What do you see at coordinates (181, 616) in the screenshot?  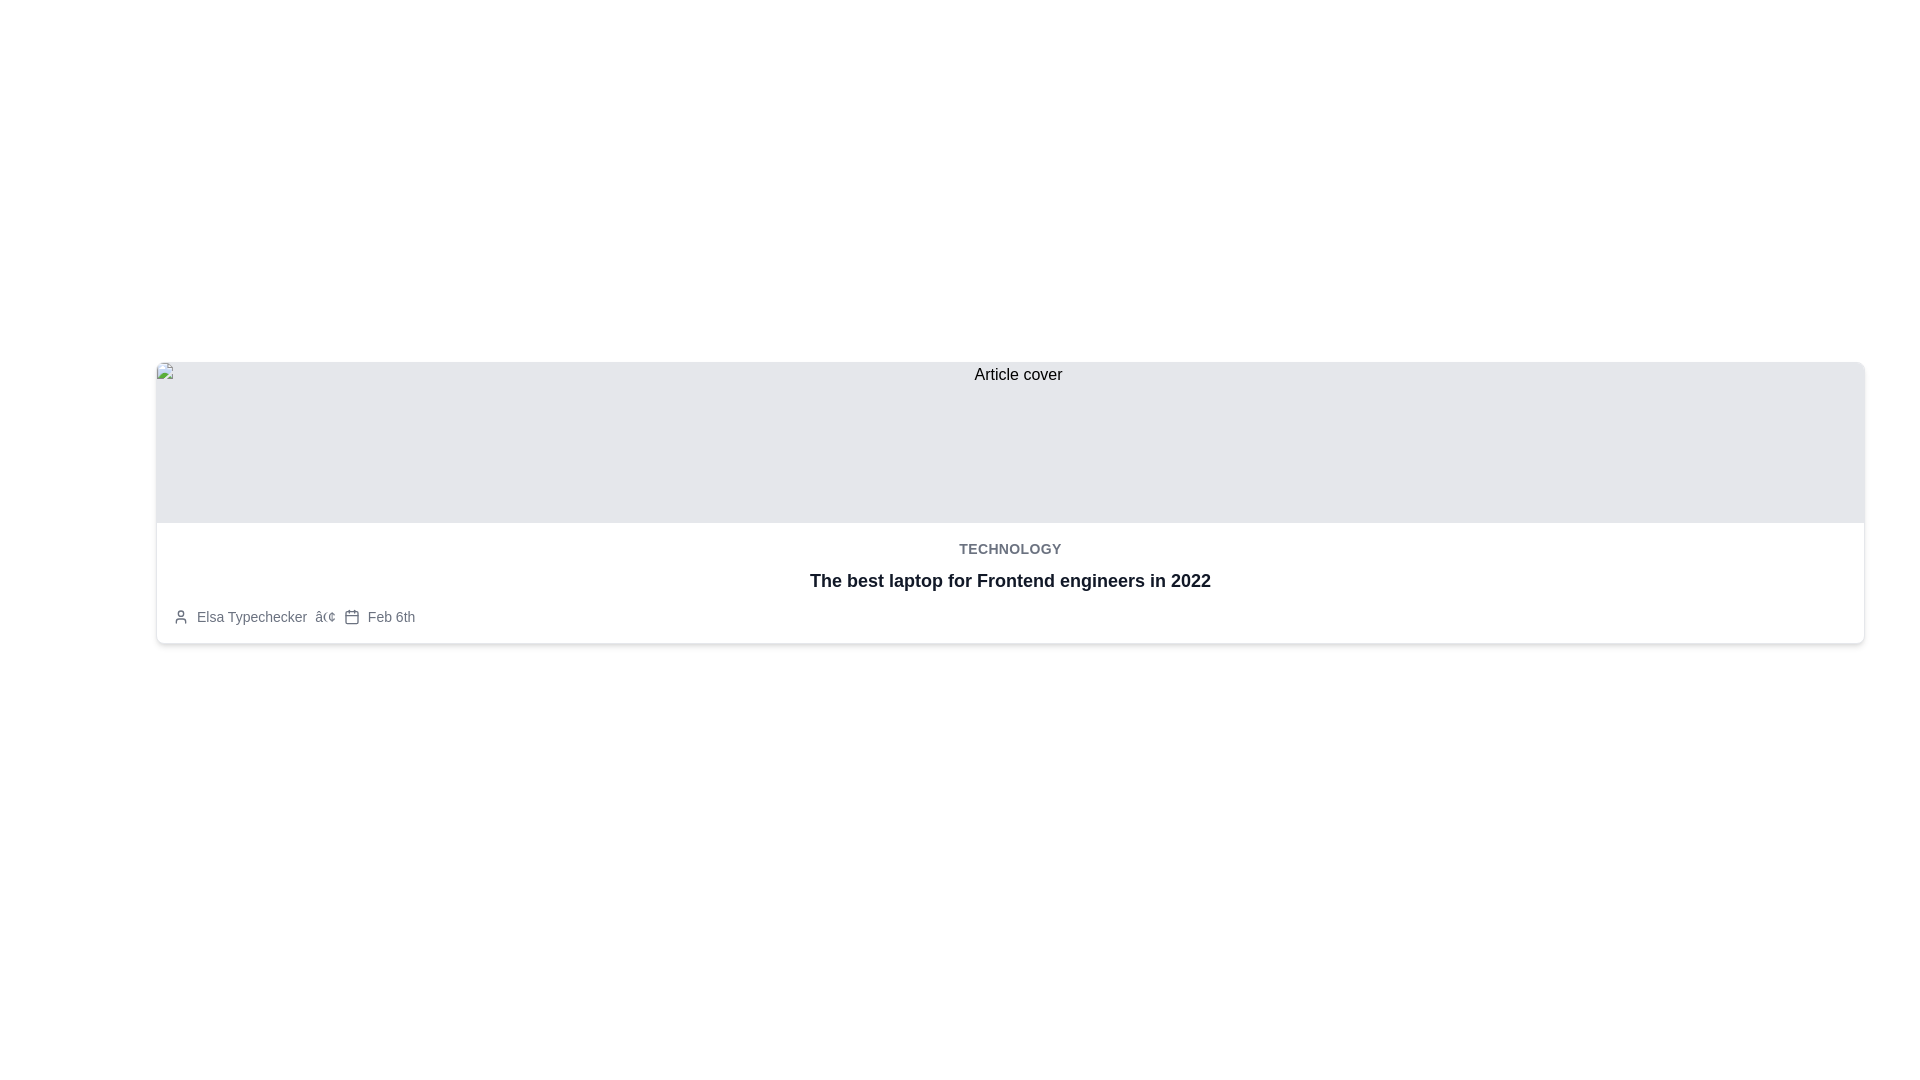 I see `the user icon that appears at the start of the text line reading 'Elsa Typechecker â¢ Feb 6th'` at bounding box center [181, 616].